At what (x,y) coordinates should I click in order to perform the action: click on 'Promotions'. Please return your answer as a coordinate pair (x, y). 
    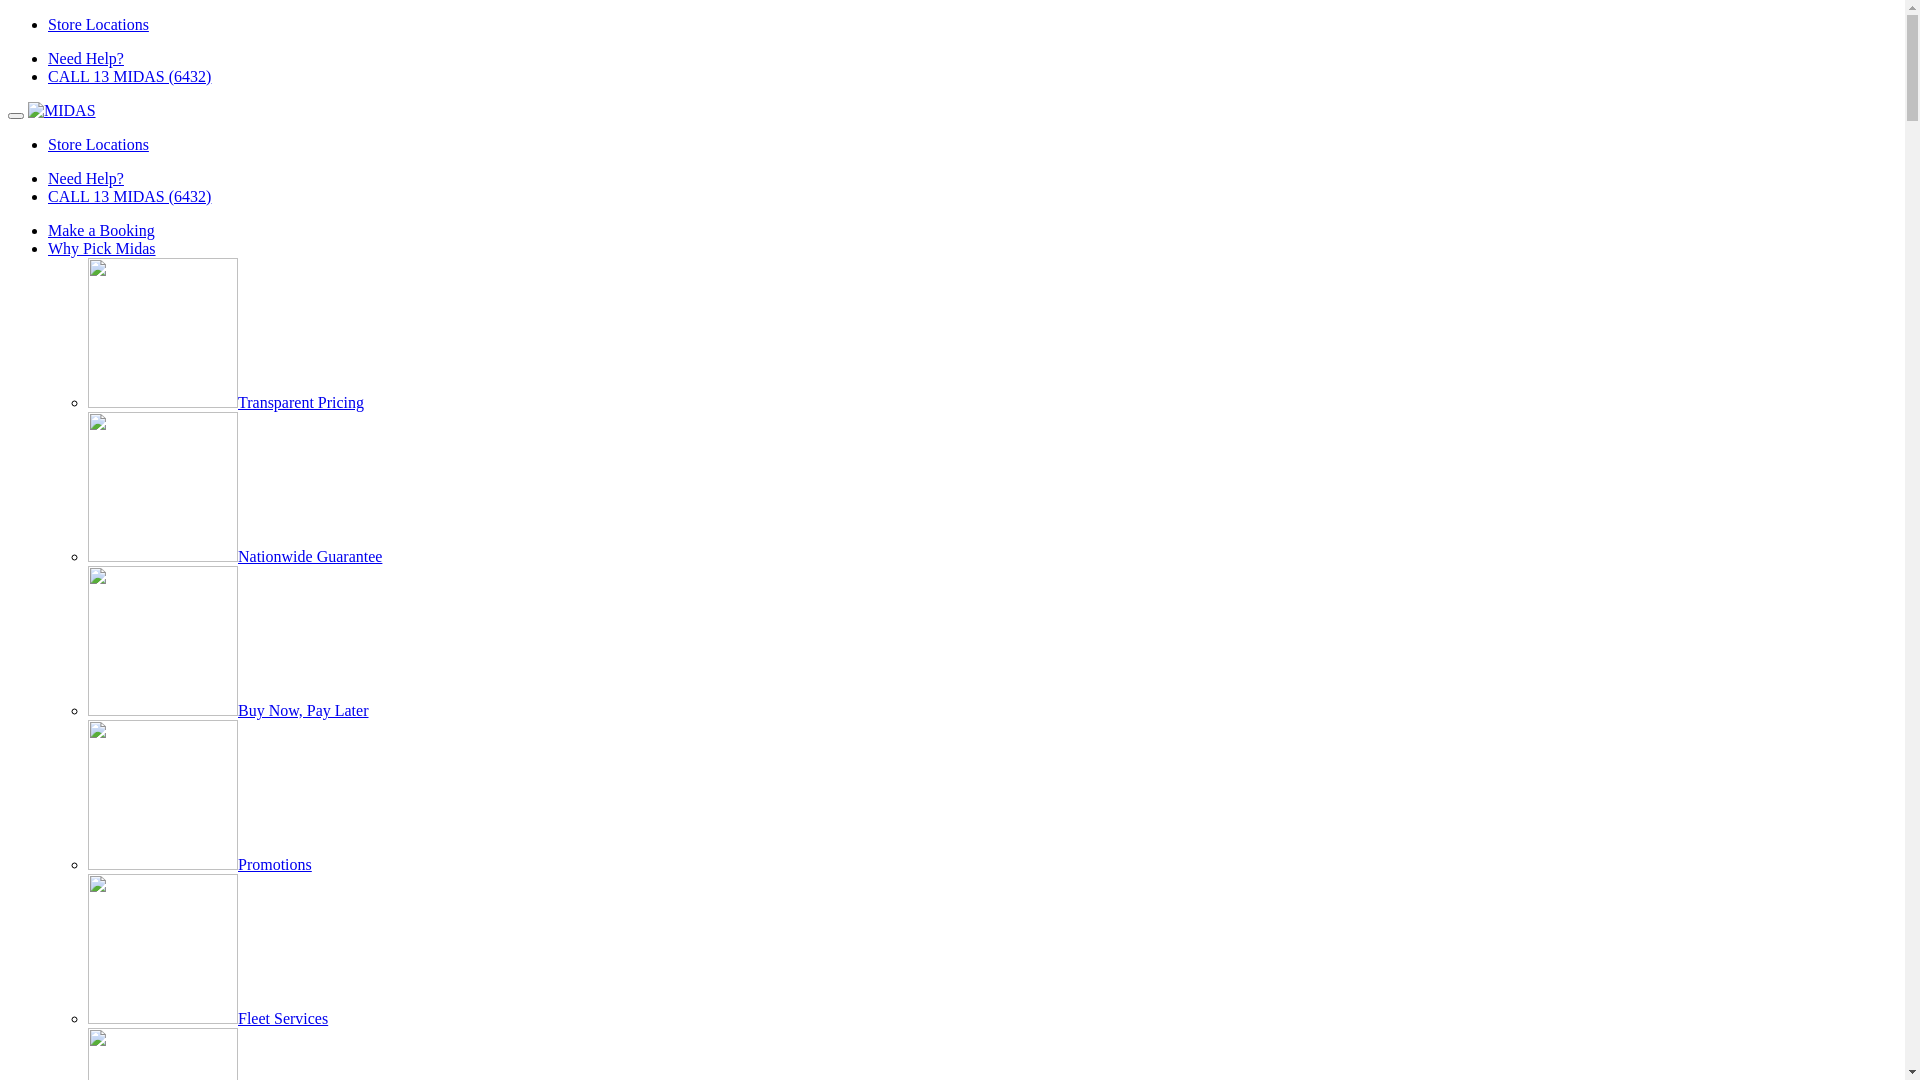
    Looking at the image, I should click on (200, 863).